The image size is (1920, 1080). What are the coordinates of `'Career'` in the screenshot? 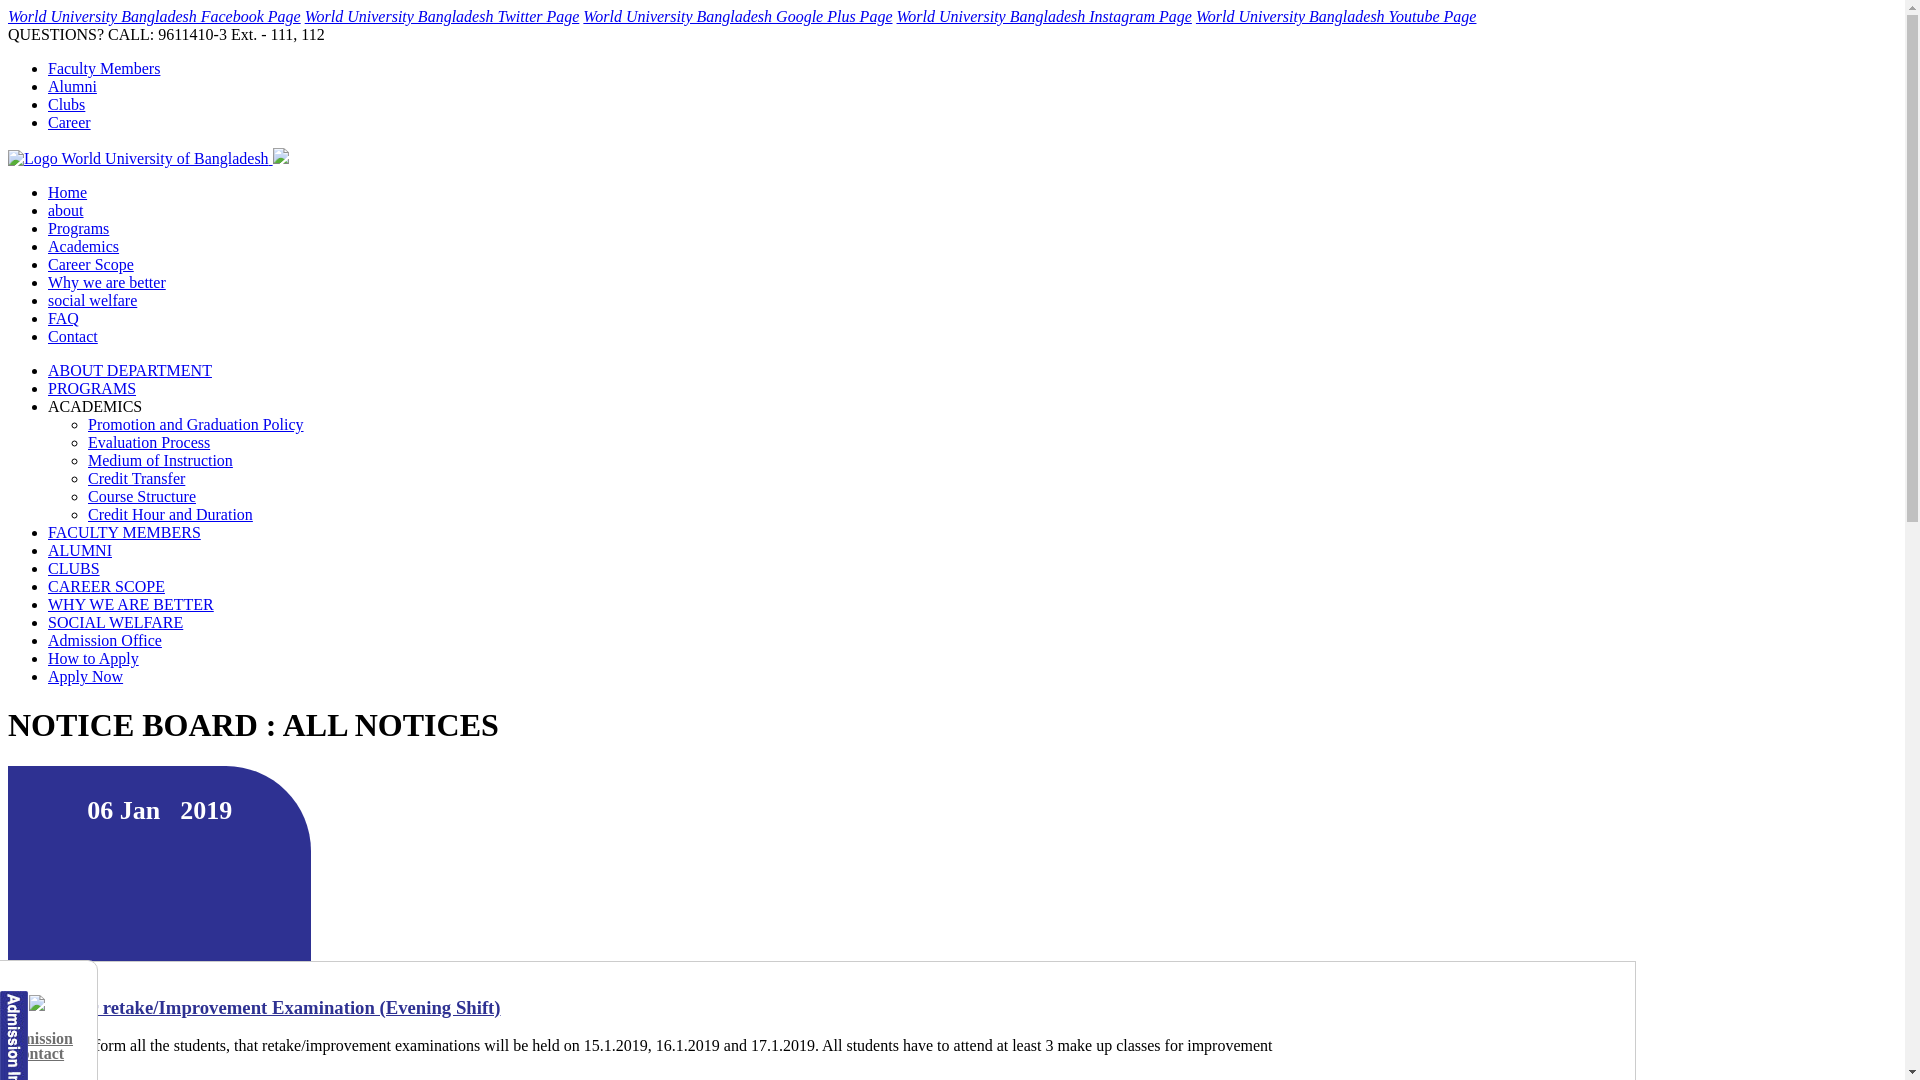 It's located at (69, 122).